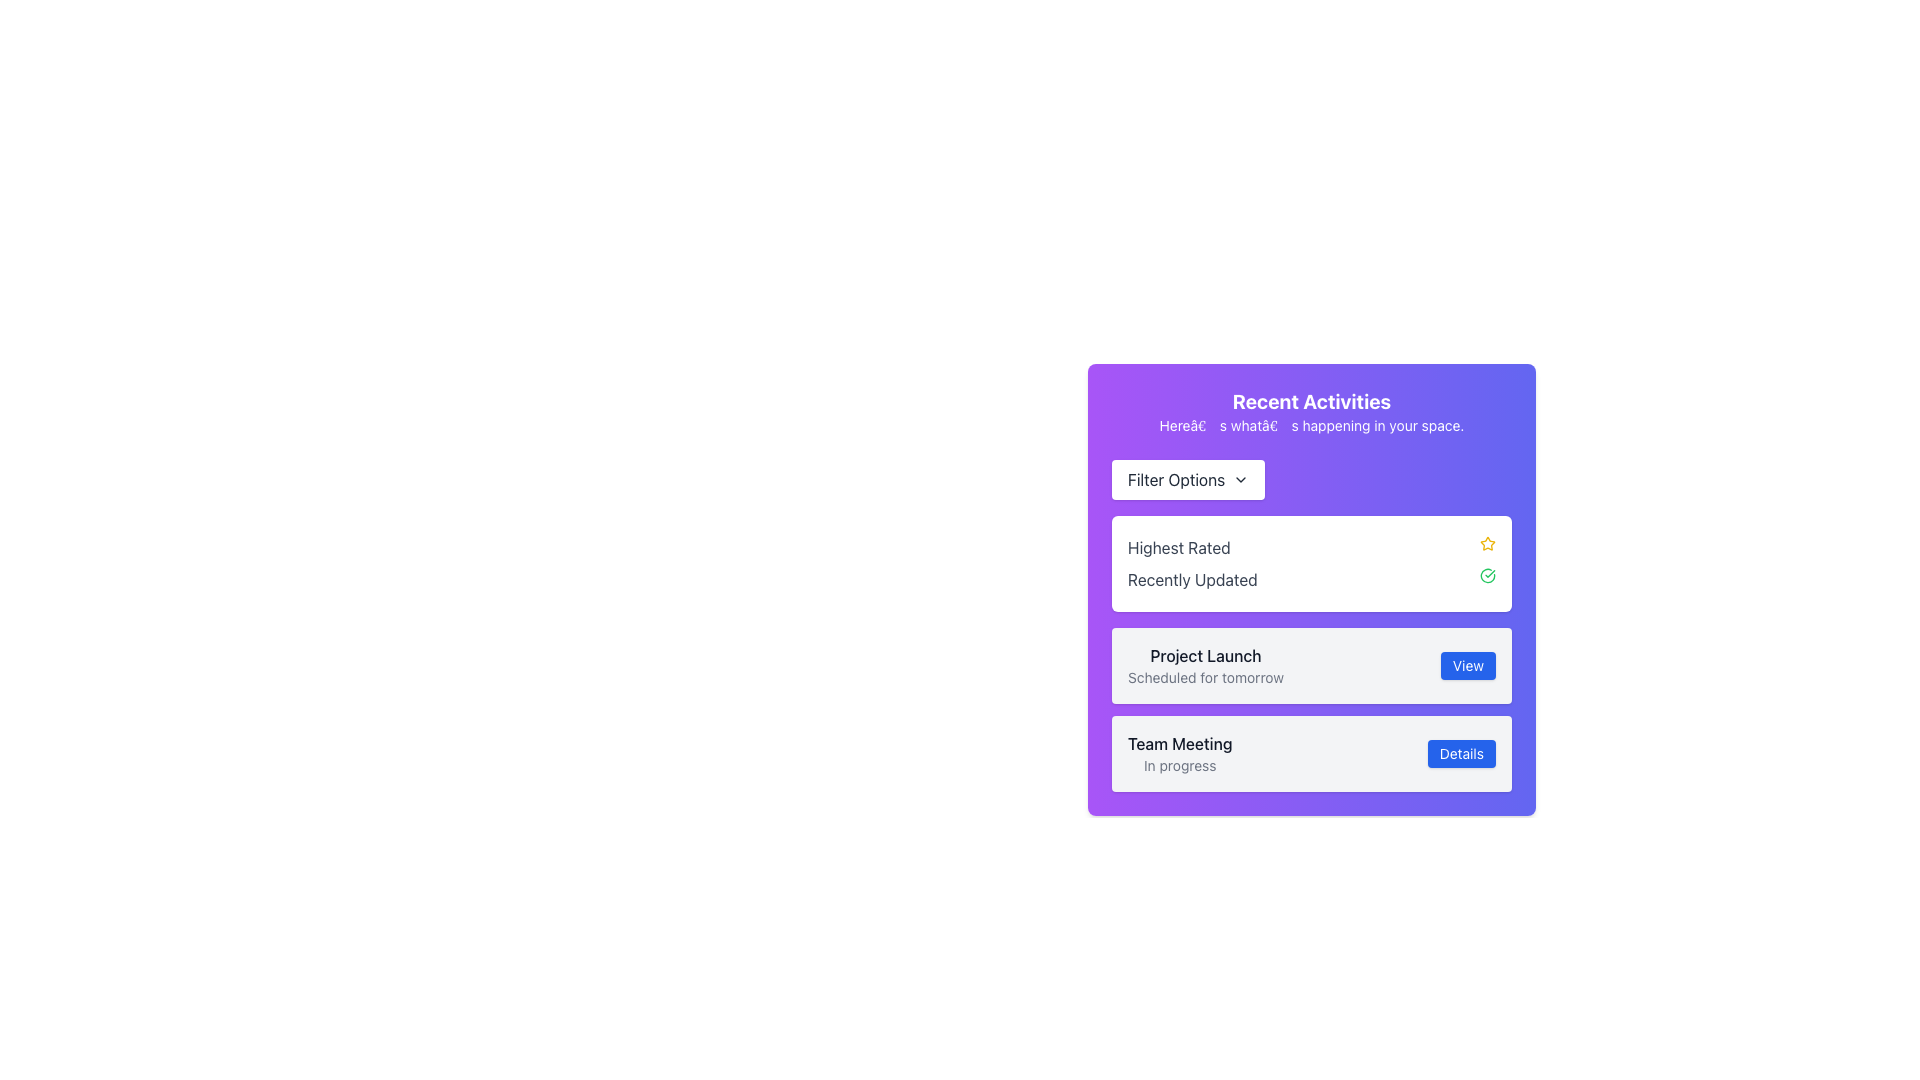 The width and height of the screenshot is (1920, 1080). What do you see at coordinates (1487, 543) in the screenshot?
I see `the star-shaped icon with a yellow fill and thin border located to the right of the 'Highest Rated' label in the 'Recent Activities' section to interact` at bounding box center [1487, 543].